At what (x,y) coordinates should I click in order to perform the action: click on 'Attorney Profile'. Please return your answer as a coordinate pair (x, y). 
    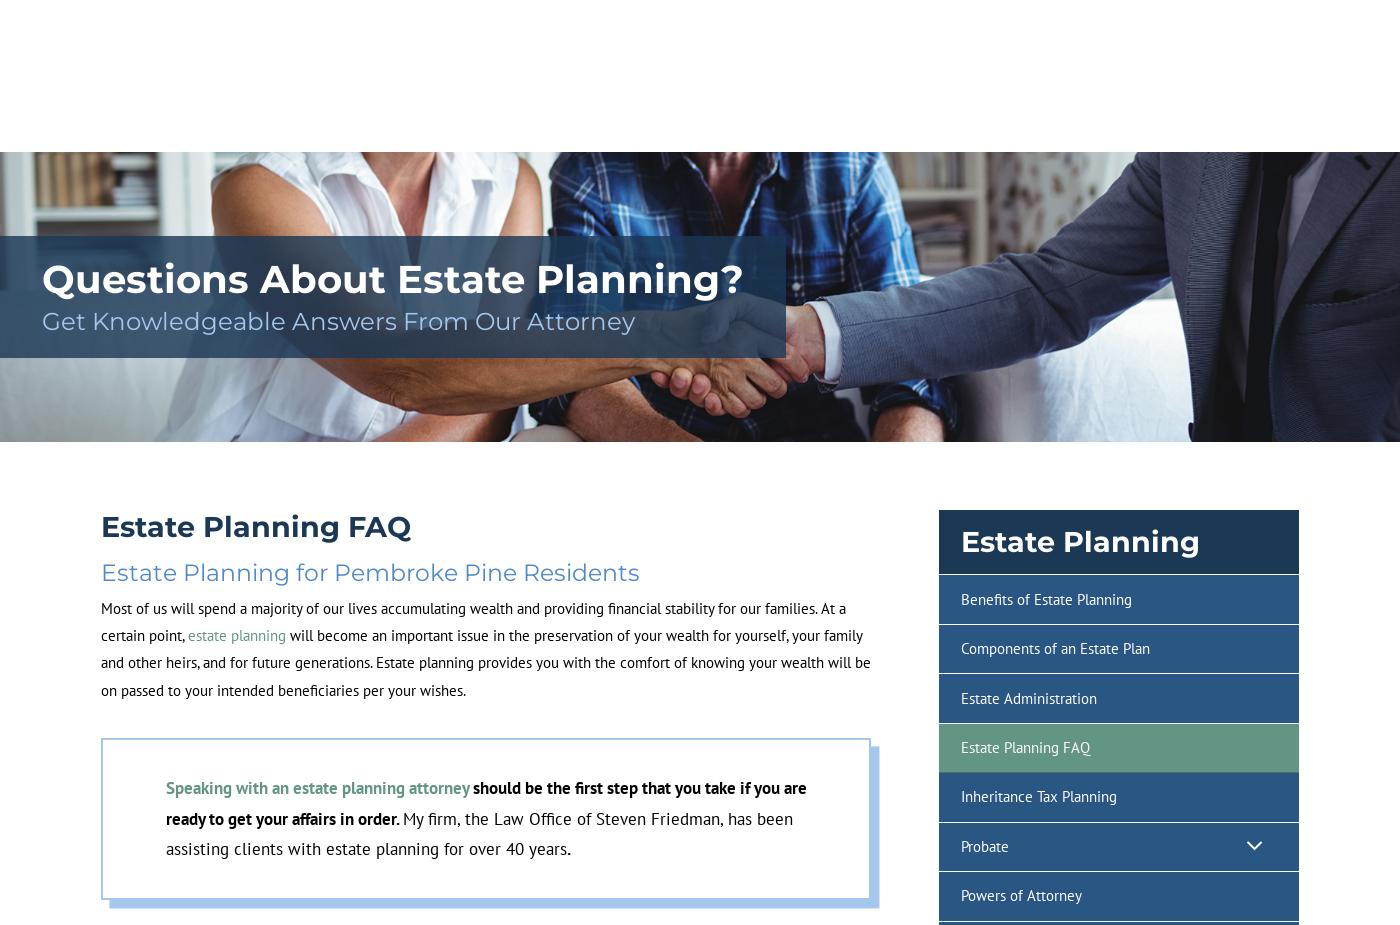
    Looking at the image, I should click on (359, 134).